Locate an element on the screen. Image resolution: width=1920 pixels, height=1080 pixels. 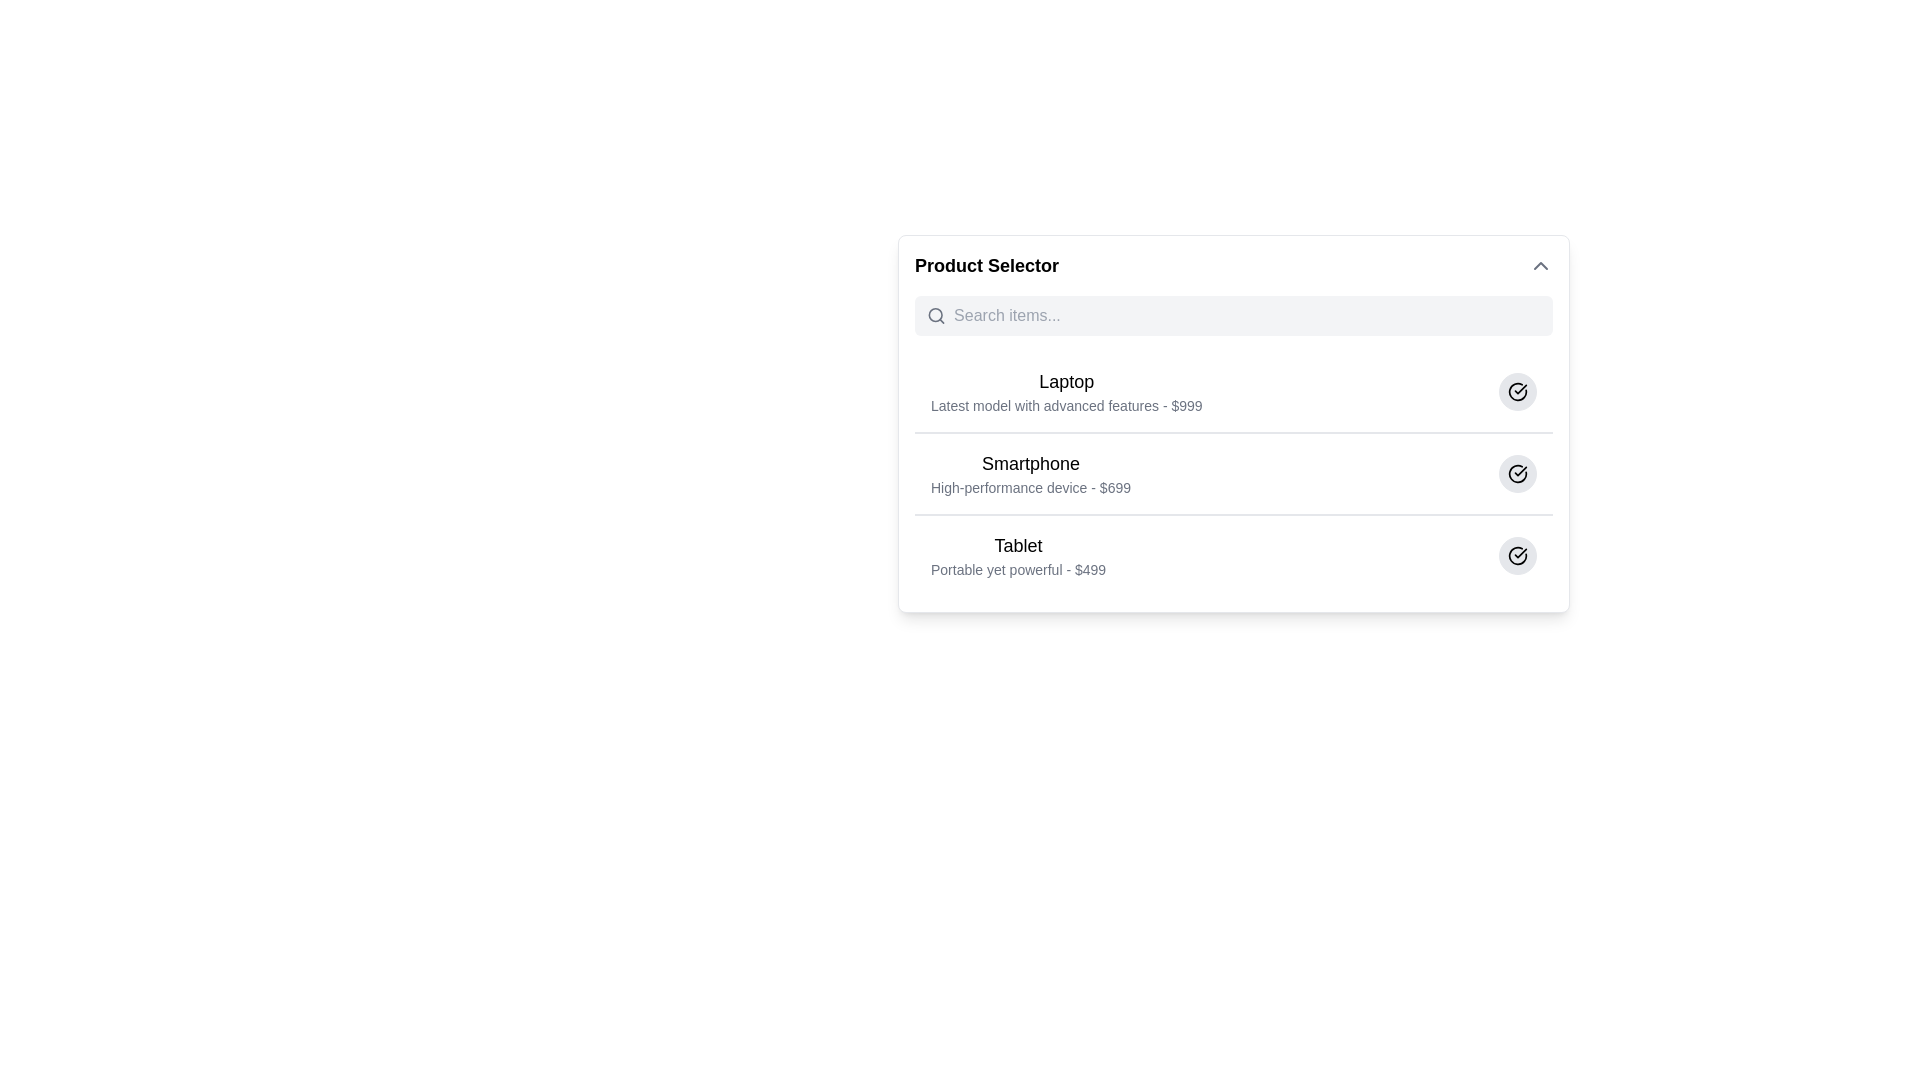
text label that identifies the product category or item located at the top of the 'Product Selector' interface, positioned above the description line for the latest model is located at coordinates (1065, 381).